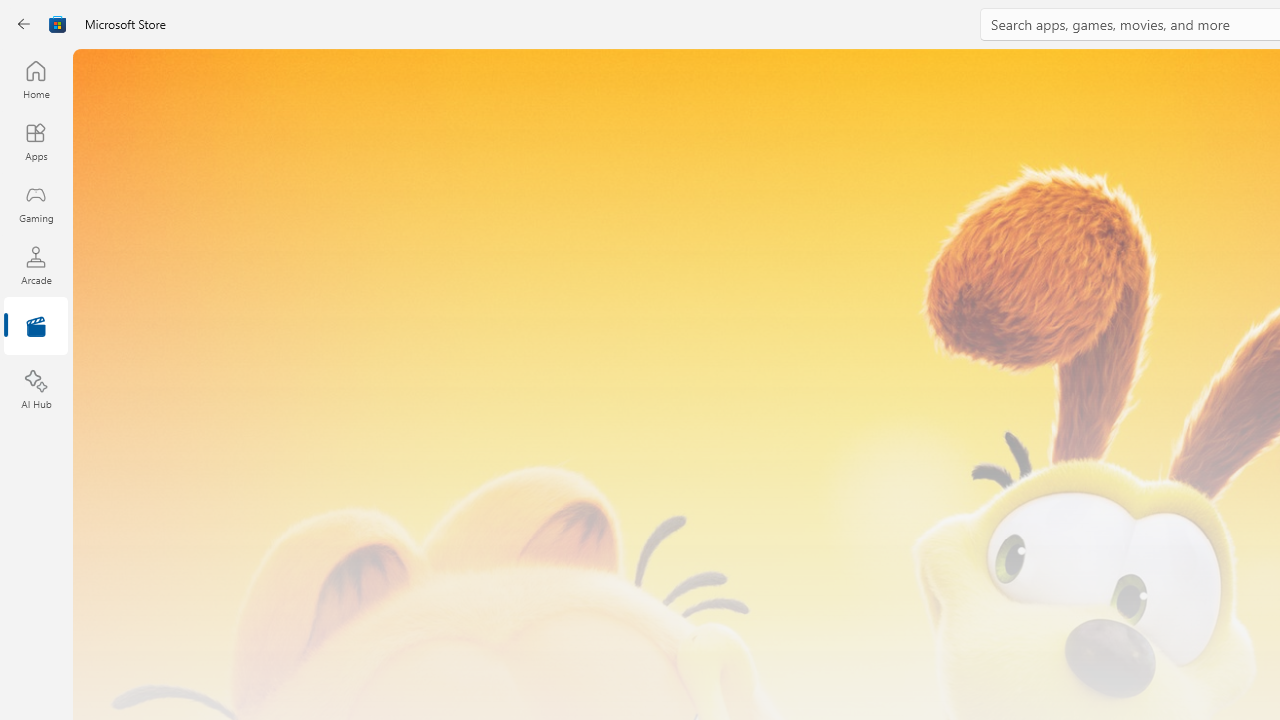  I want to click on 'Entertainment', so click(35, 326).